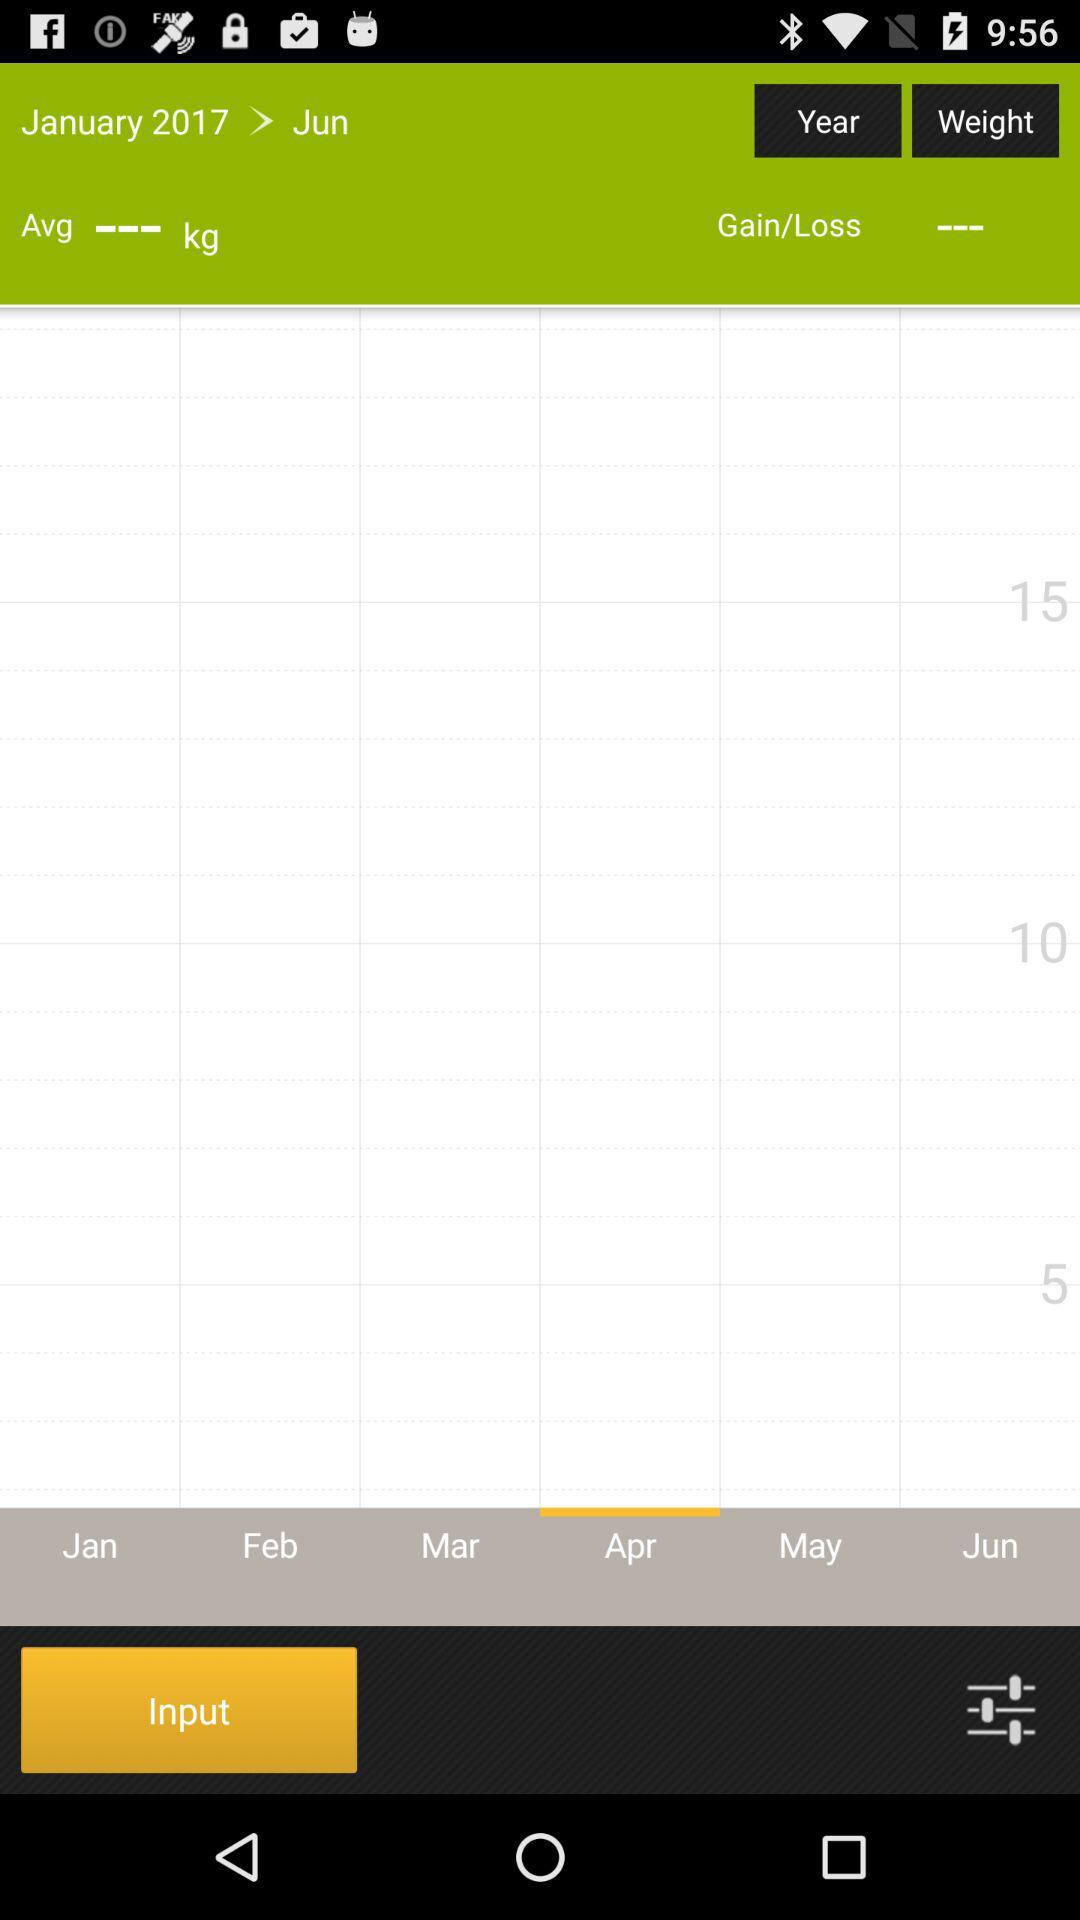 Image resolution: width=1080 pixels, height=1920 pixels. What do you see at coordinates (984, 119) in the screenshot?
I see `app above --- app` at bounding box center [984, 119].